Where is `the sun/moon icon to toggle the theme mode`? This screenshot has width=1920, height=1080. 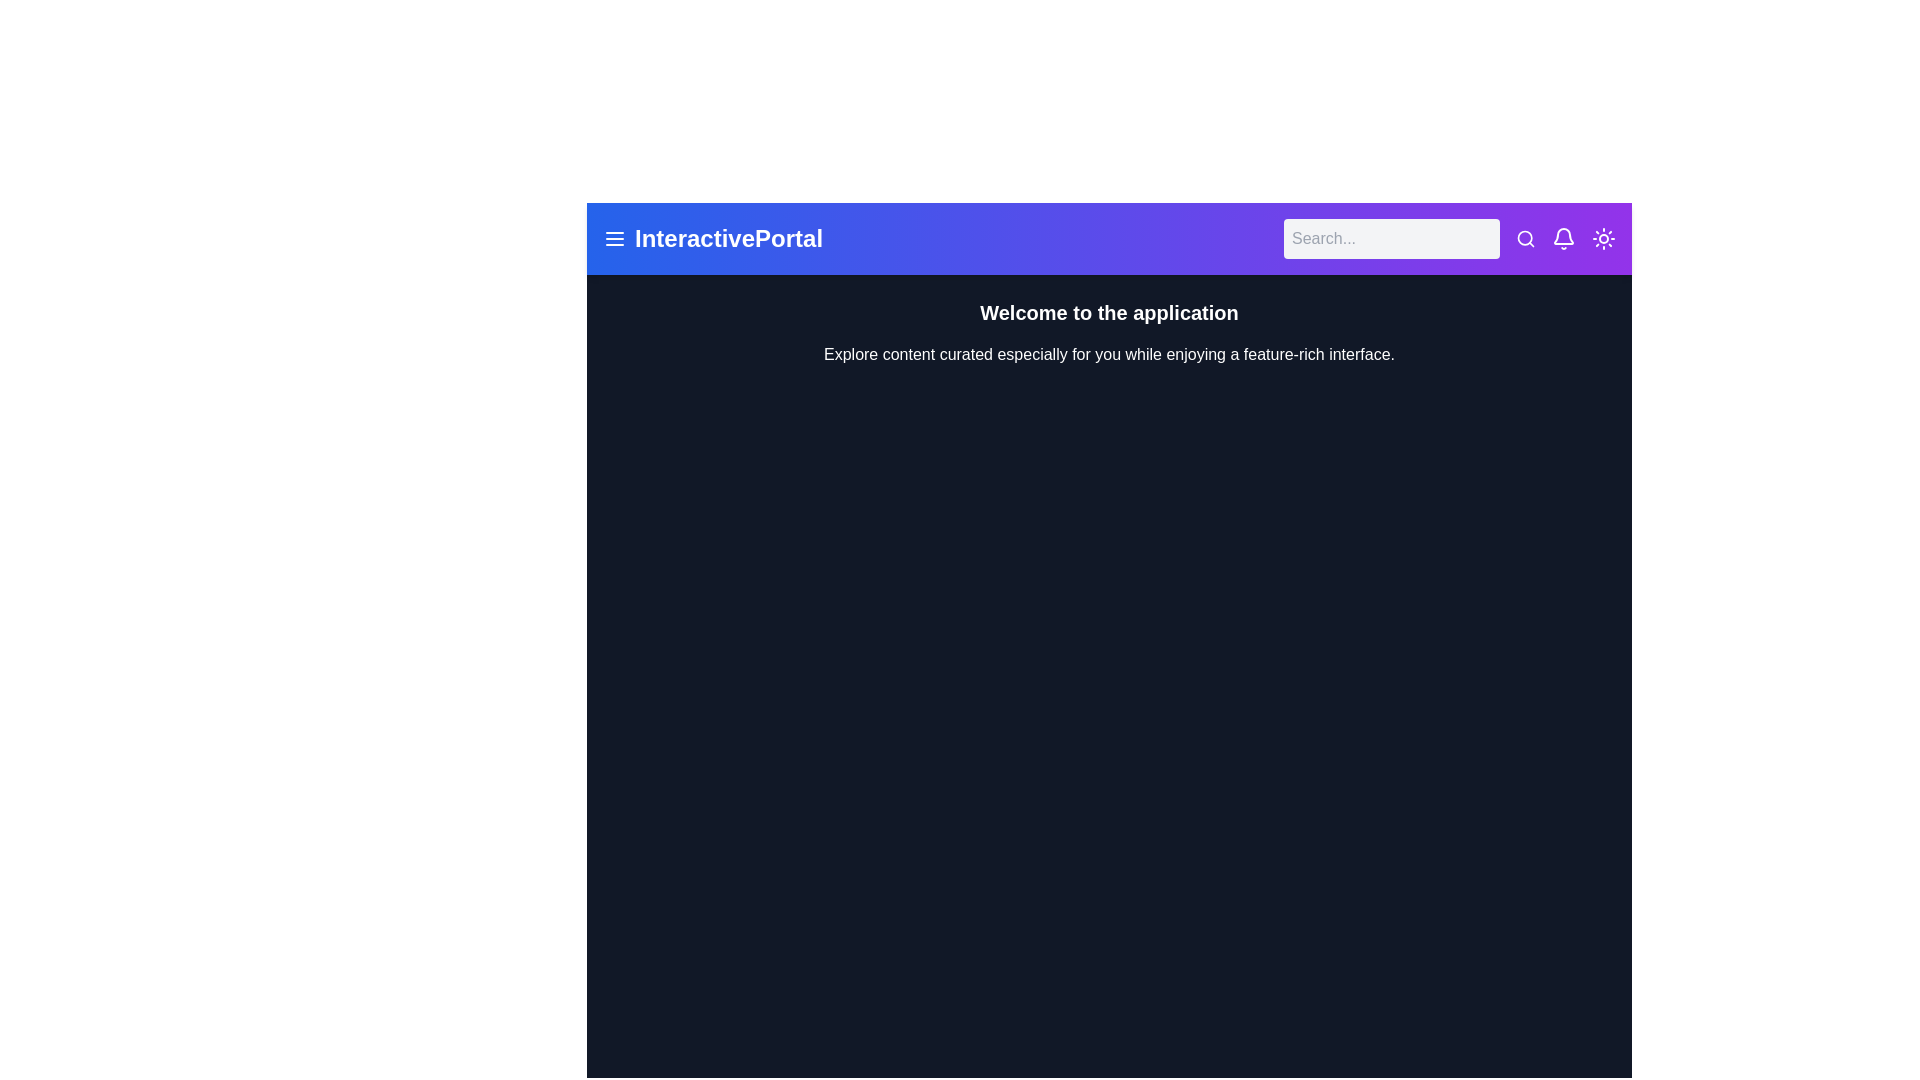
the sun/moon icon to toggle the theme mode is located at coordinates (1603, 238).